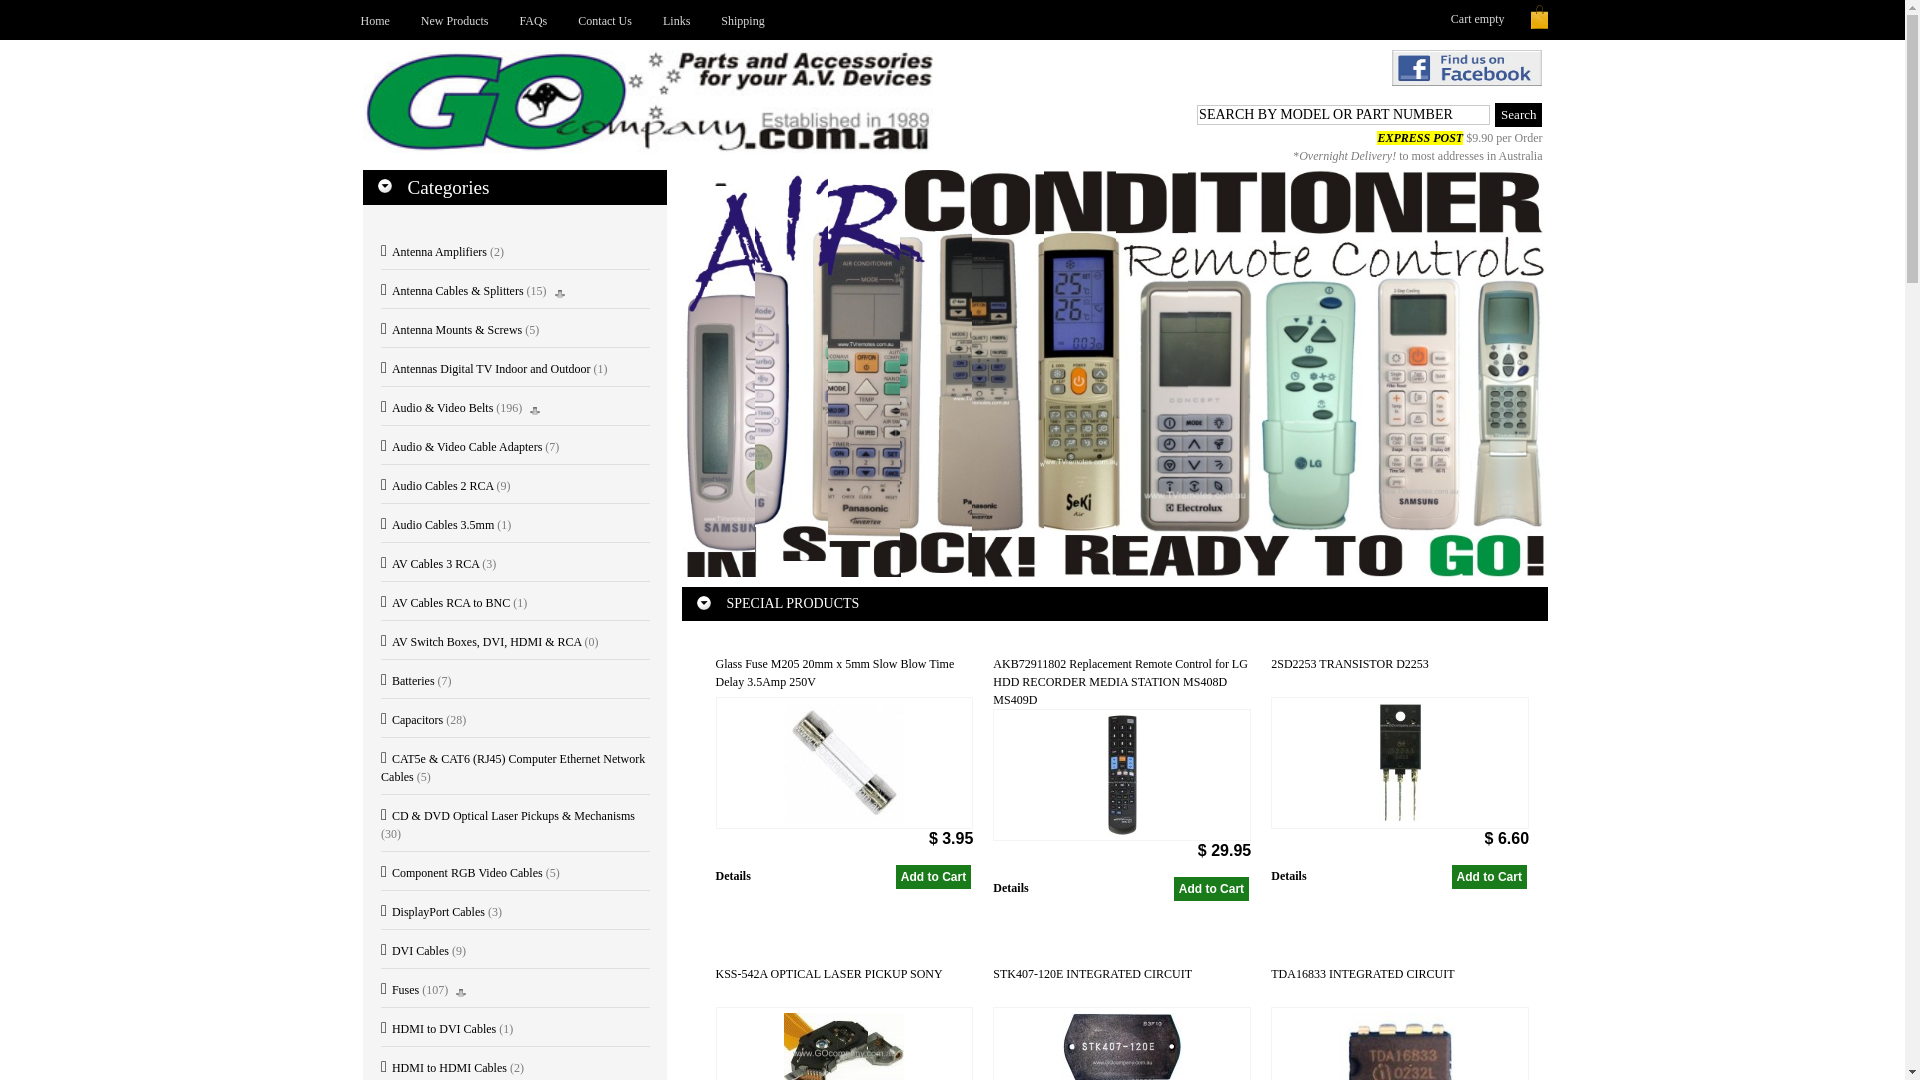 This screenshot has width=1920, height=1080. I want to click on 'HDMI to HDMI Cables', so click(442, 1067).